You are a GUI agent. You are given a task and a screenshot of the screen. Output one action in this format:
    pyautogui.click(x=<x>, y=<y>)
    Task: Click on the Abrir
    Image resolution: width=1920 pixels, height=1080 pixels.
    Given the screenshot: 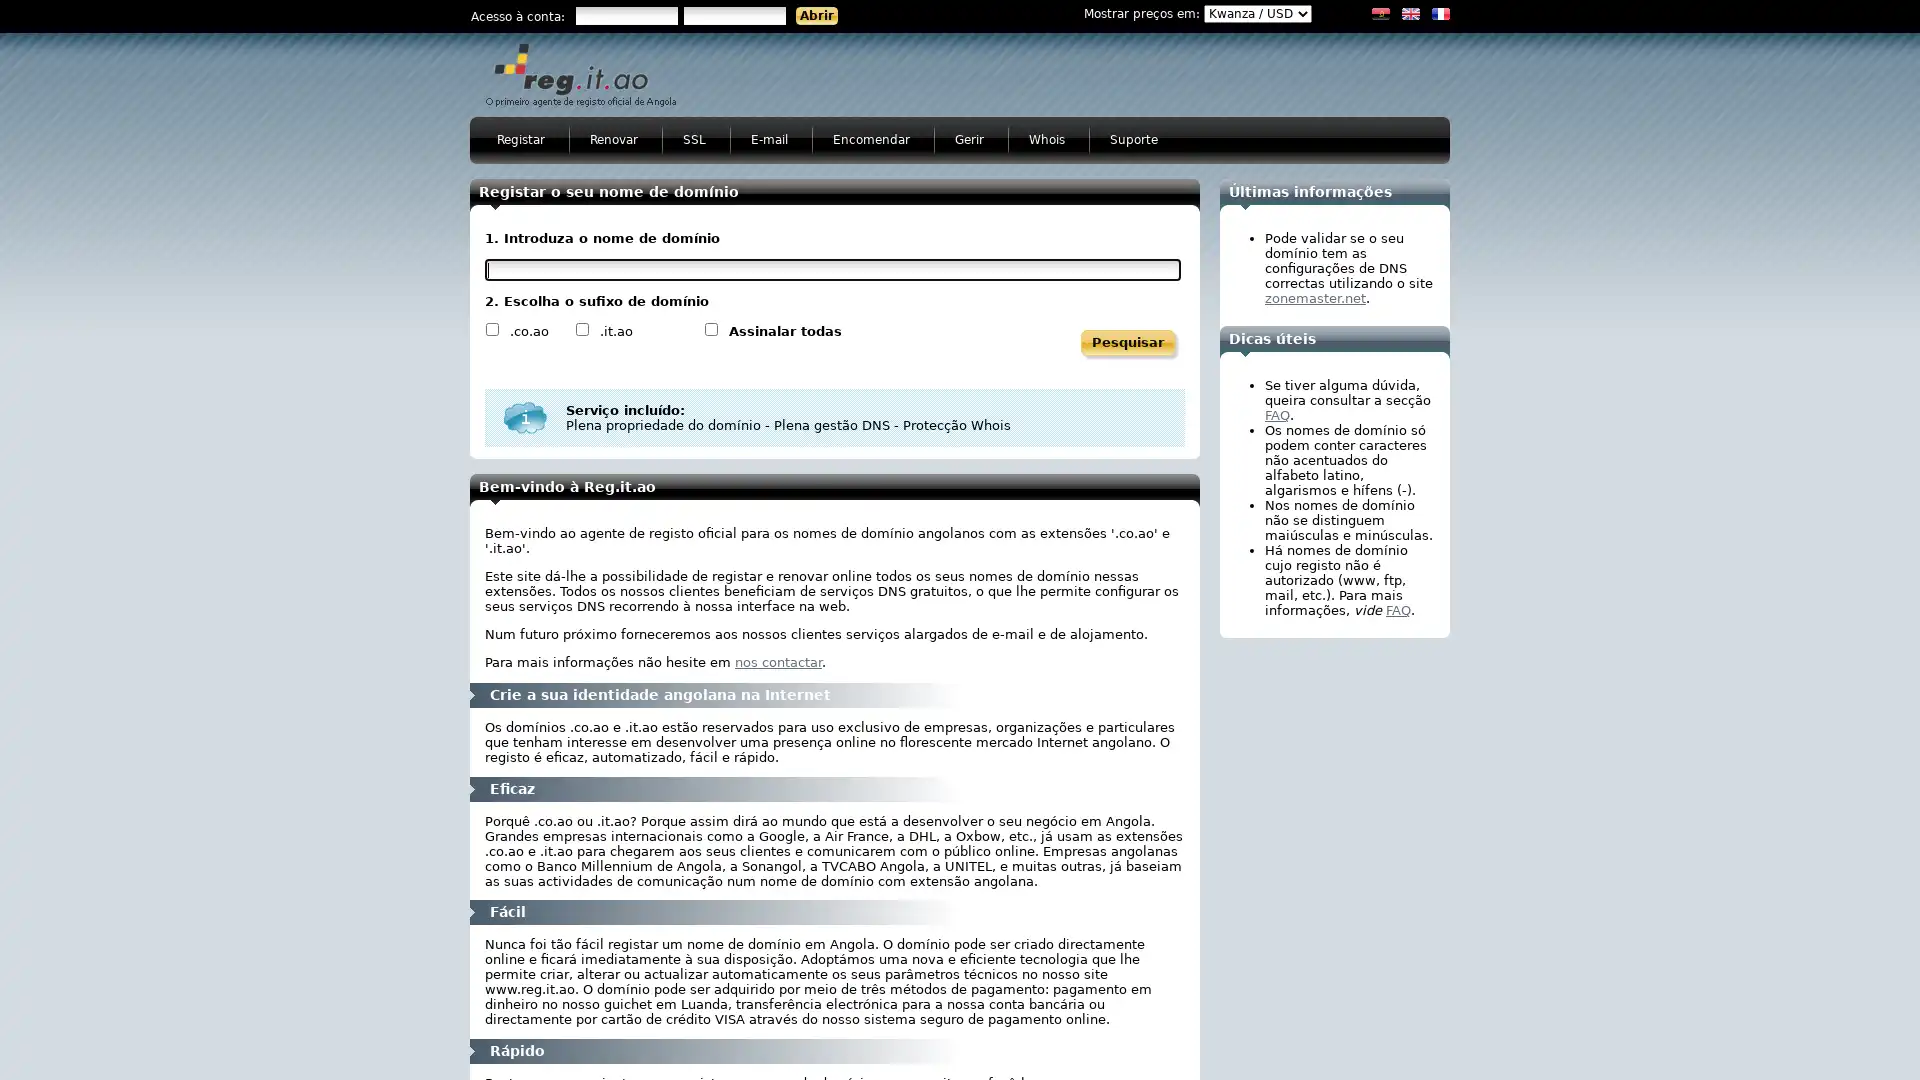 What is the action you would take?
    pyautogui.click(x=816, y=15)
    